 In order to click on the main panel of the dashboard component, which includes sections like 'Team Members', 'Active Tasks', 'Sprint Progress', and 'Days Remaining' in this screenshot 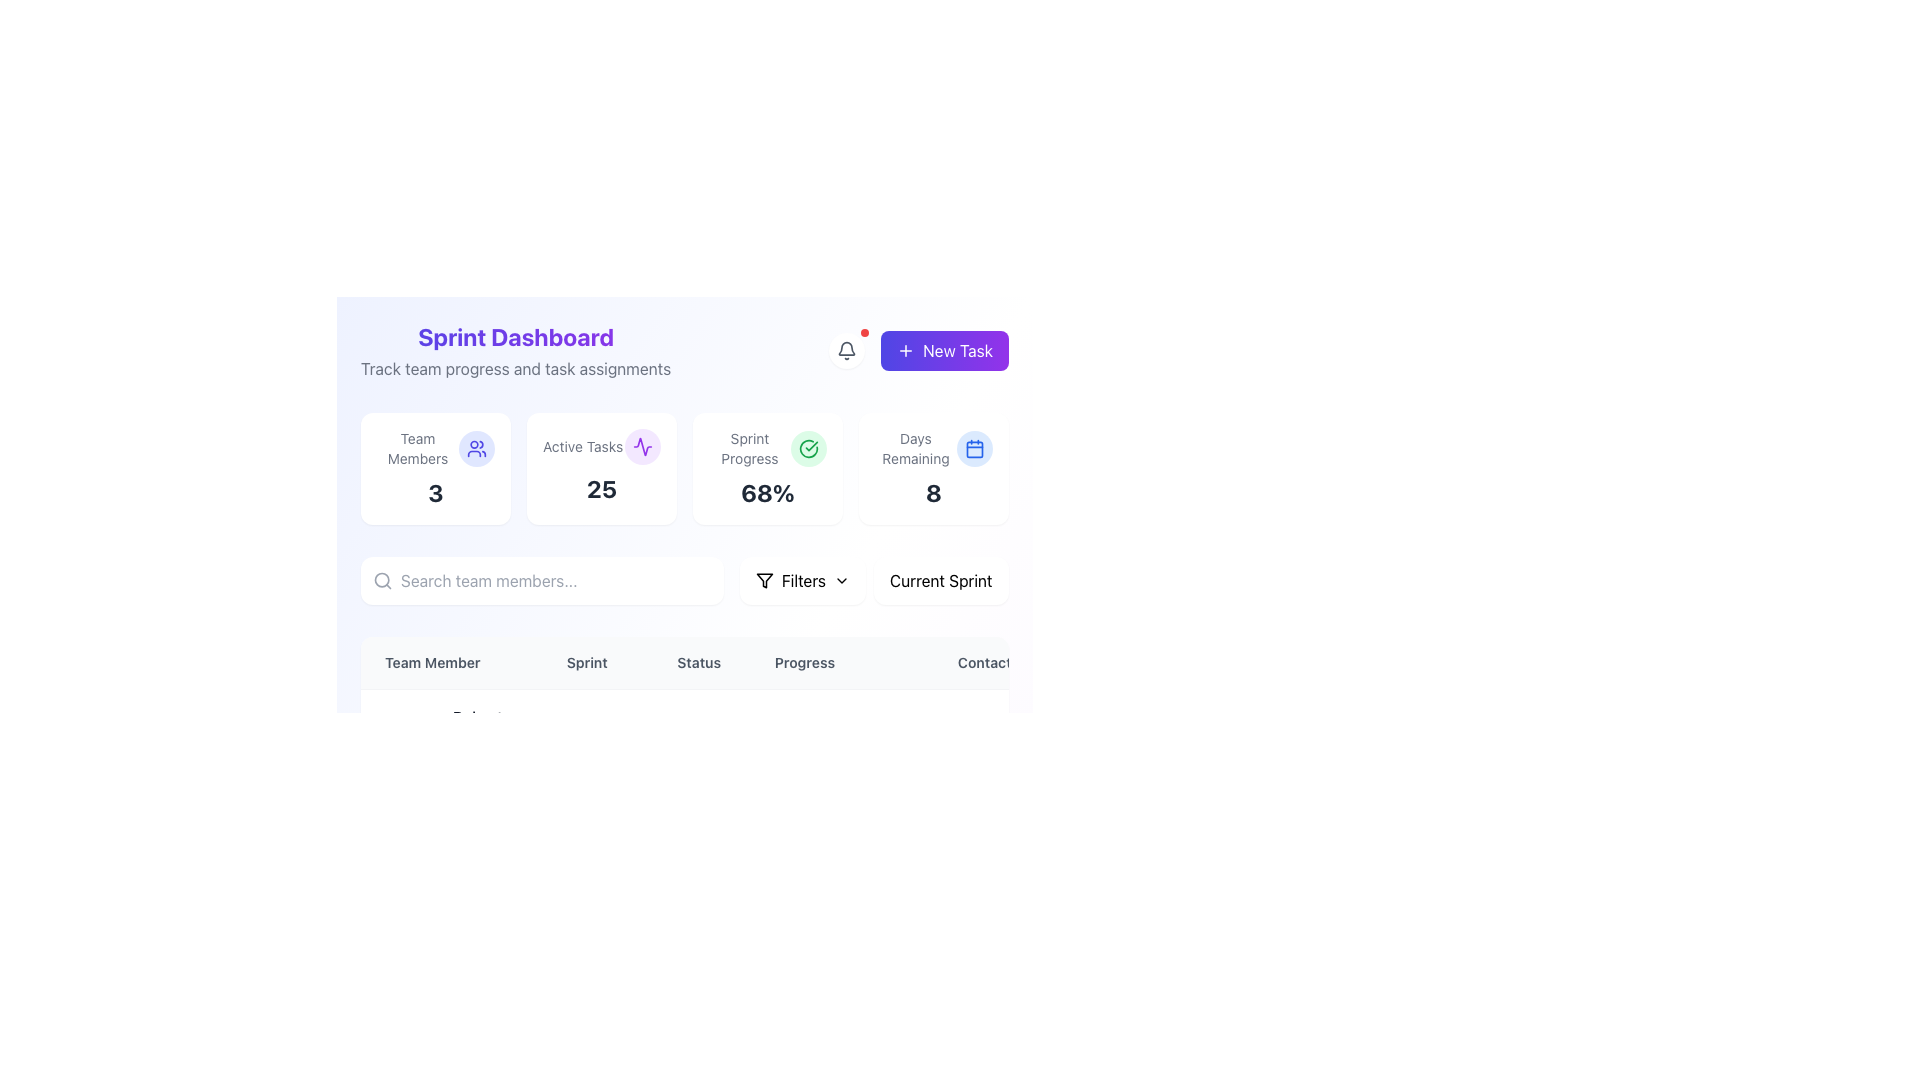, I will do `click(685, 493)`.